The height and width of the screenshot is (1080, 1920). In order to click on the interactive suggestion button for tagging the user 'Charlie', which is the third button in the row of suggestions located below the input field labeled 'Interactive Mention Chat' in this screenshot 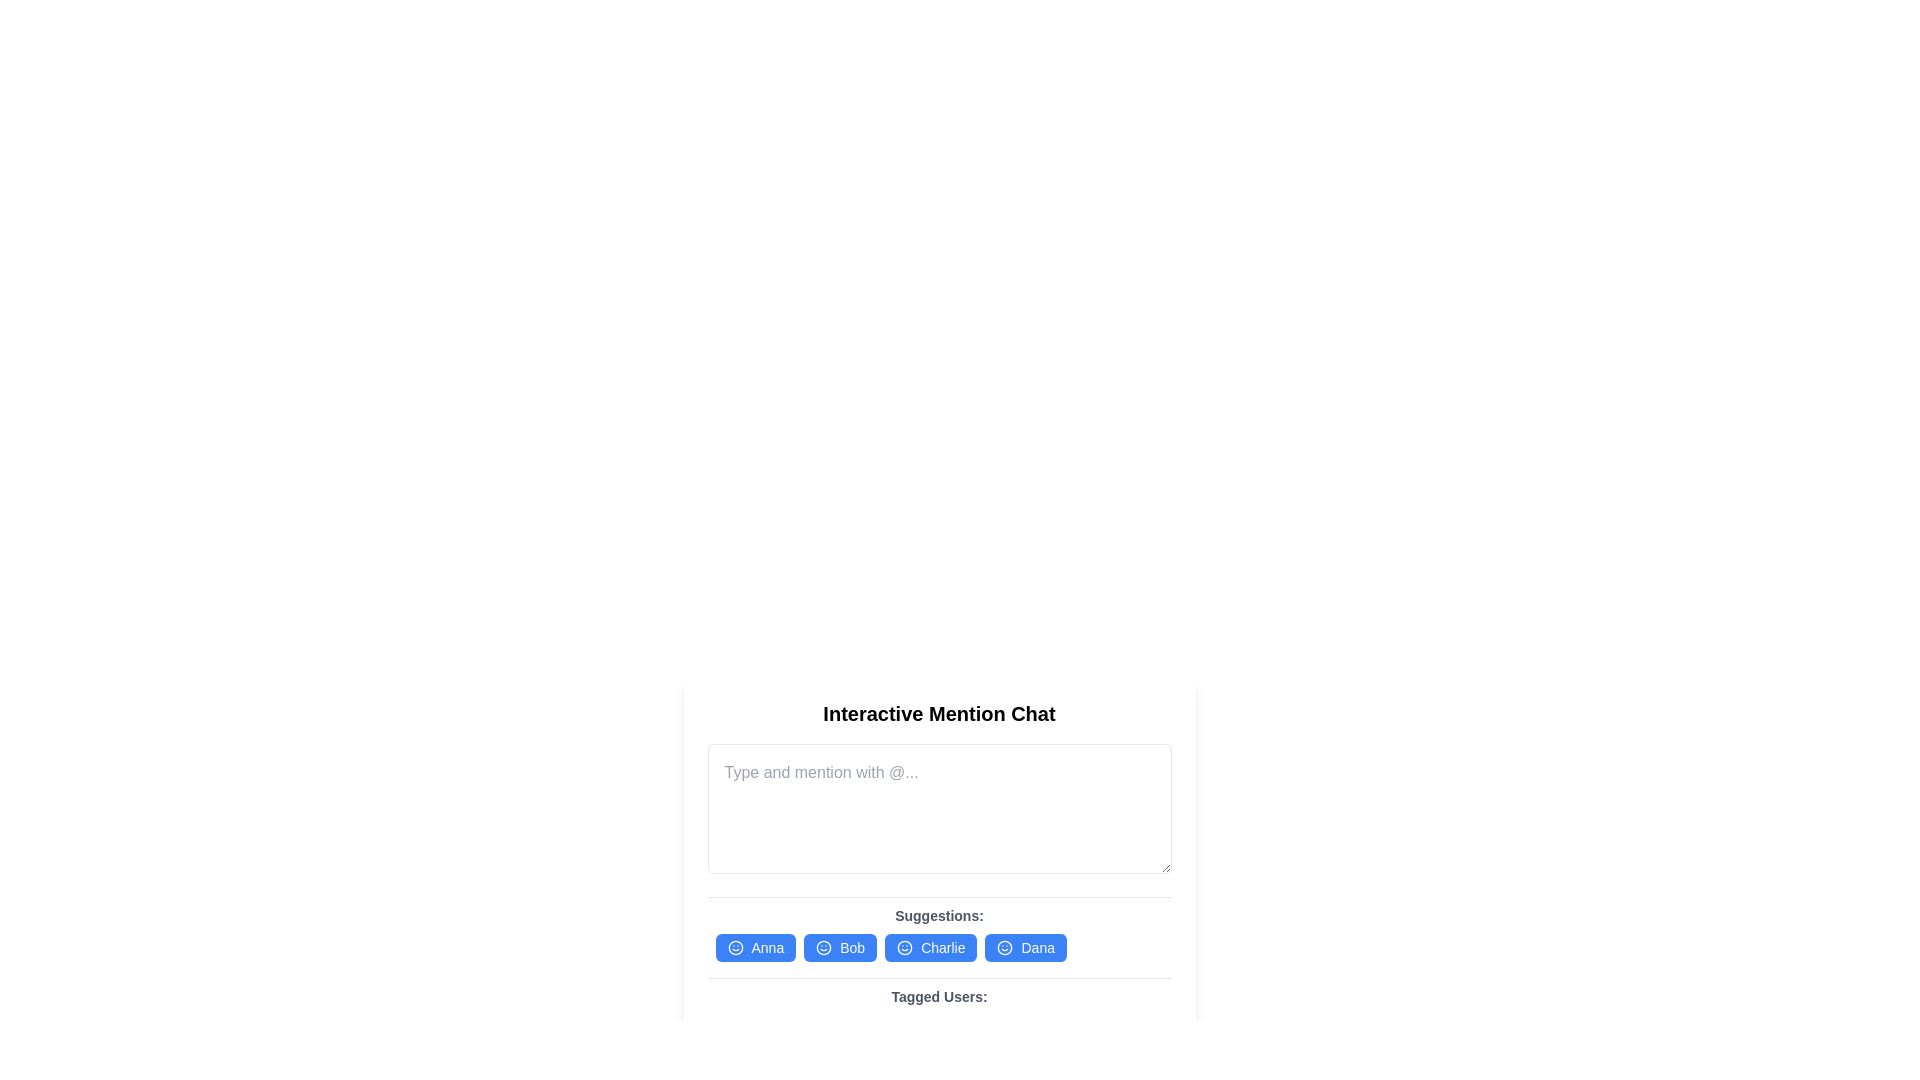, I will do `click(930, 947)`.